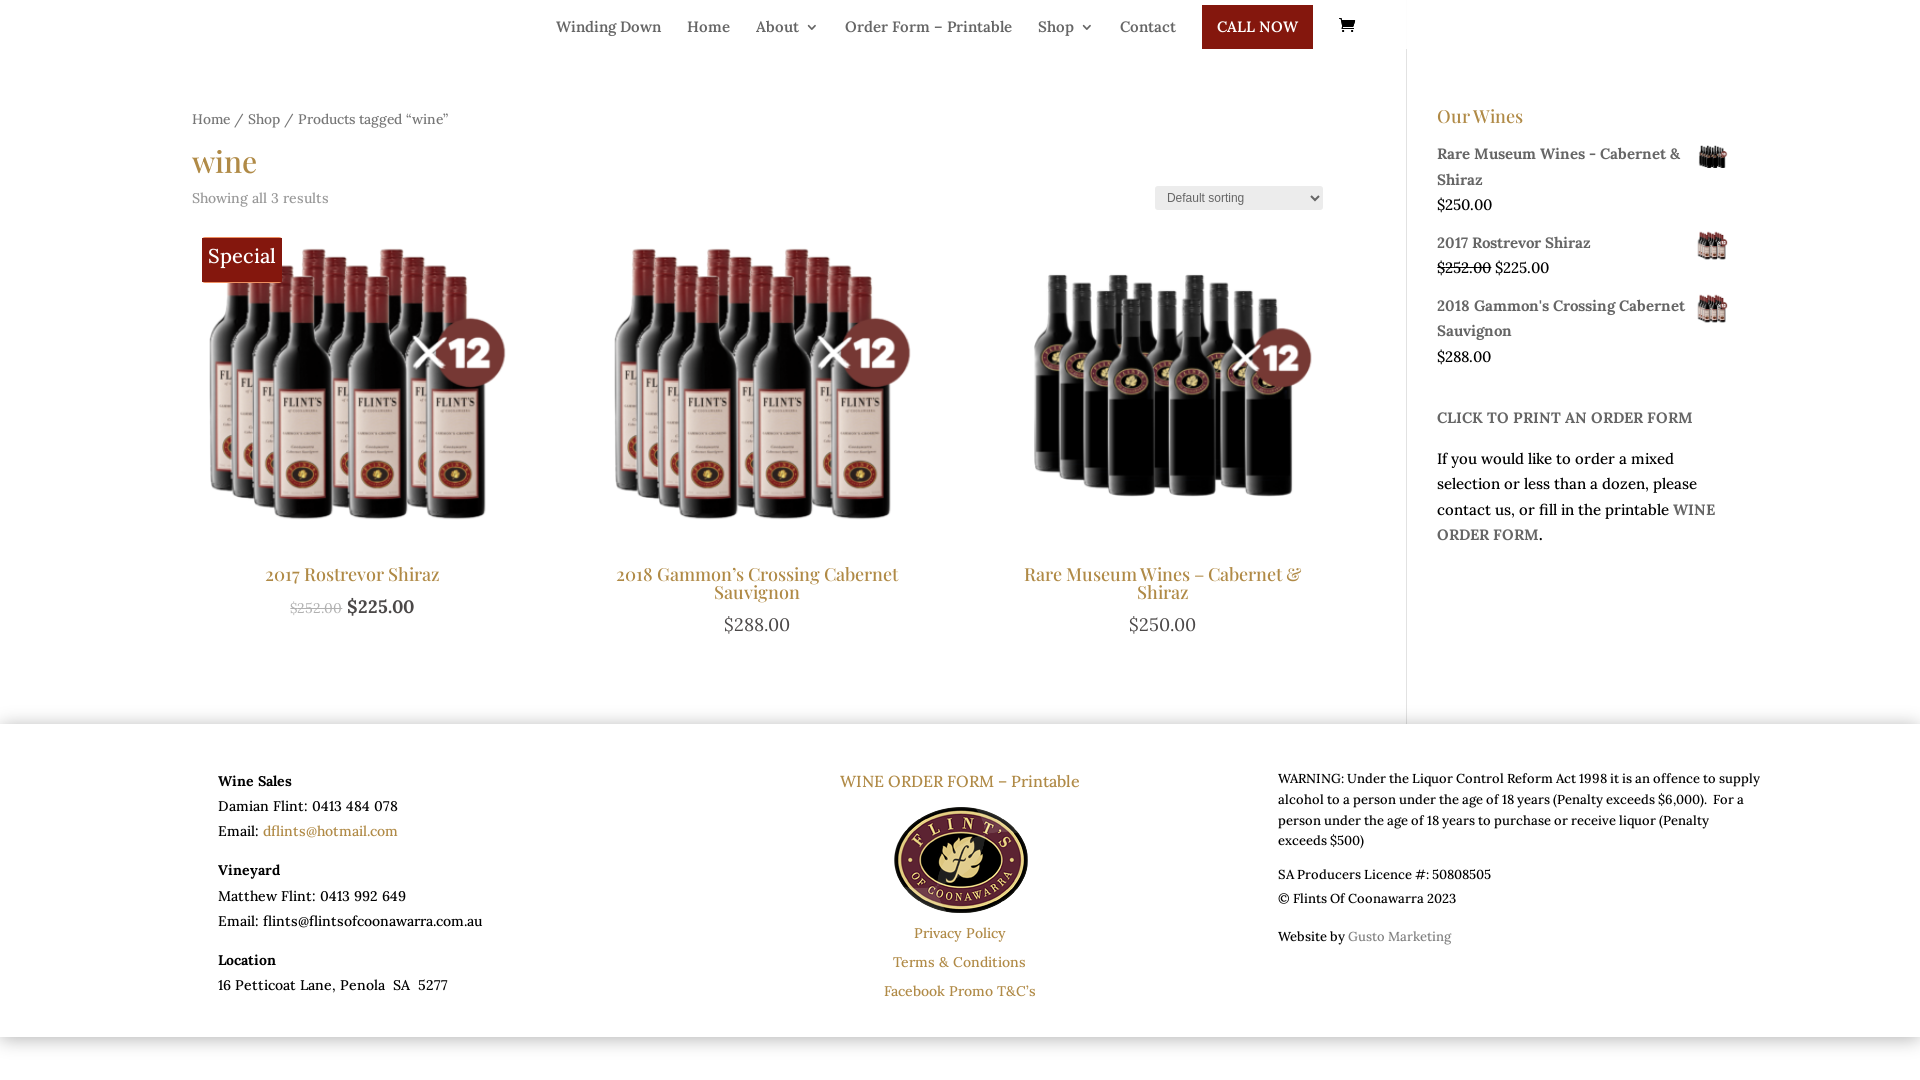 The image size is (1920, 1080). What do you see at coordinates (1435, 521) in the screenshot?
I see `'WINE ORDER FORM'` at bounding box center [1435, 521].